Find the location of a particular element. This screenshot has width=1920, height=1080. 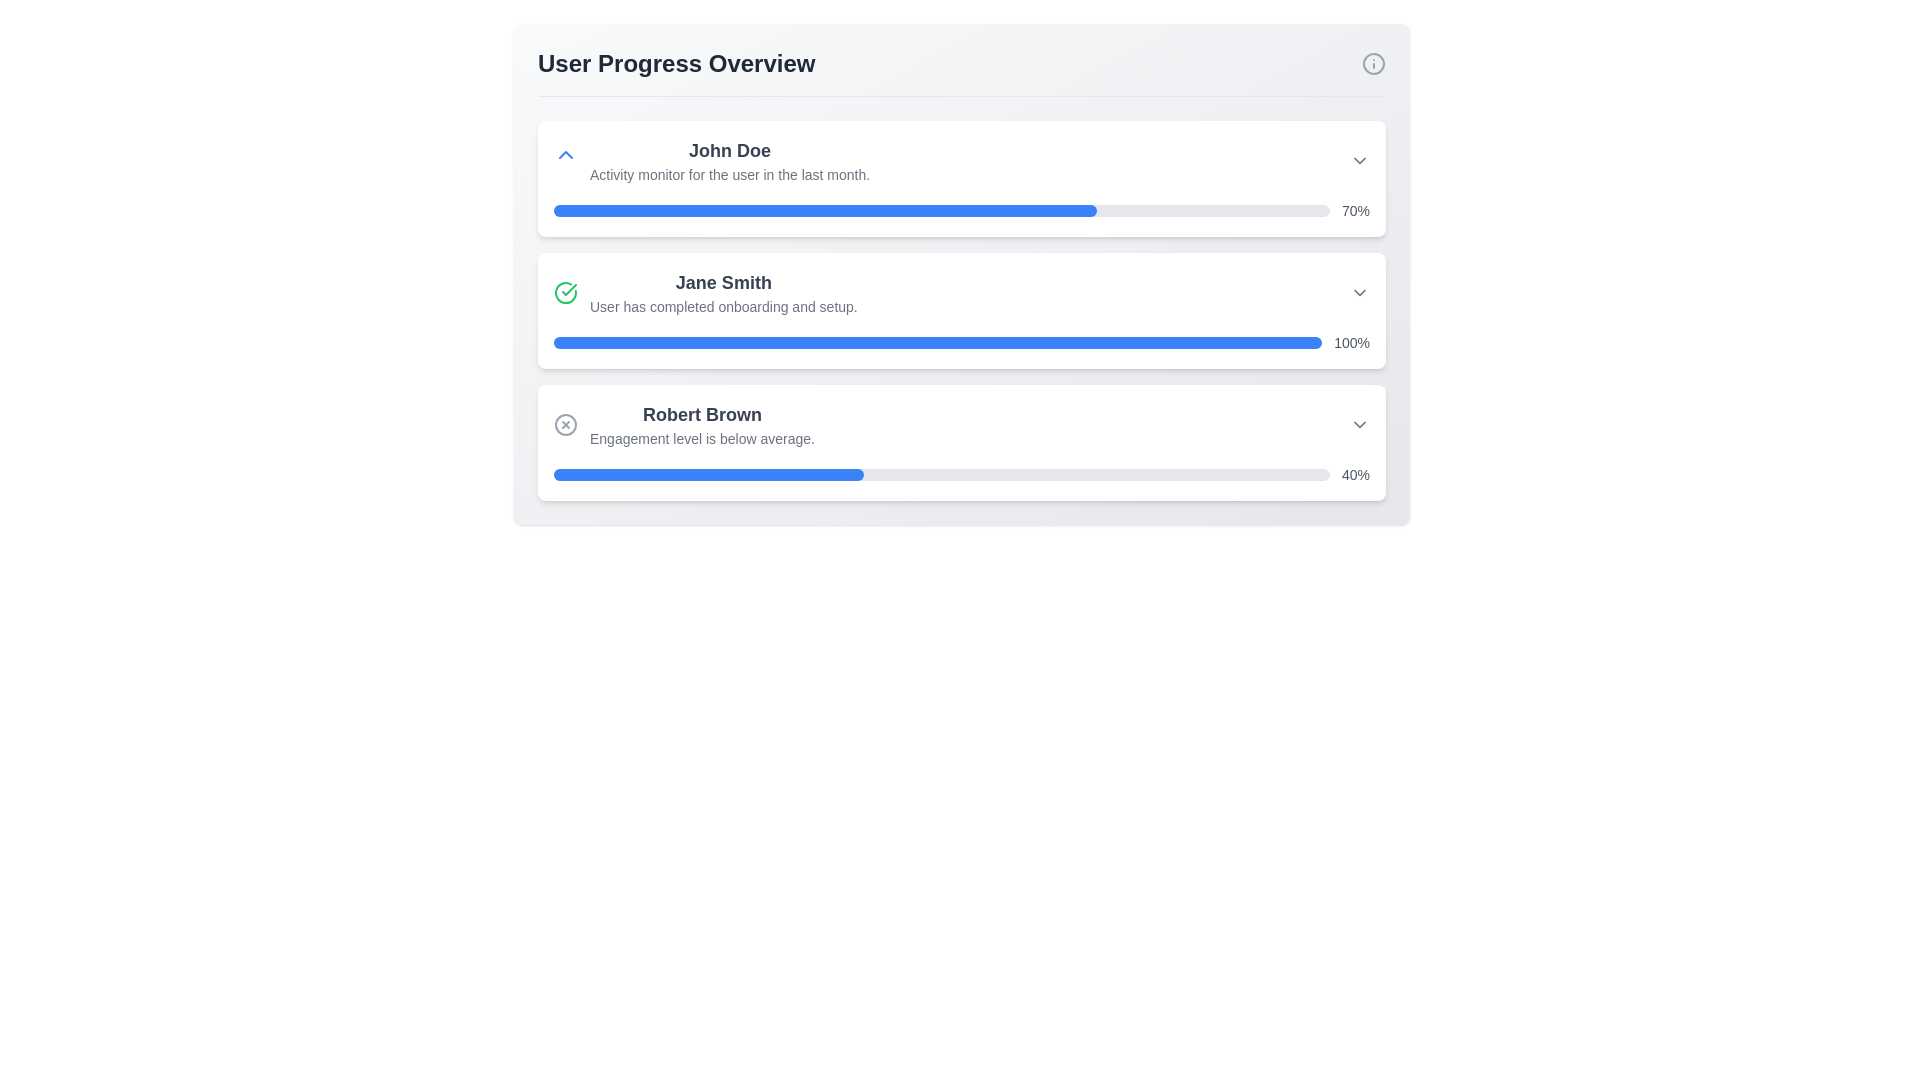

the progress bar that visually represents the user's completion level in the 'Jane Smith' section, which is positioned in the middle of the second user overview row, directly below the user's name and status description is located at coordinates (937, 342).